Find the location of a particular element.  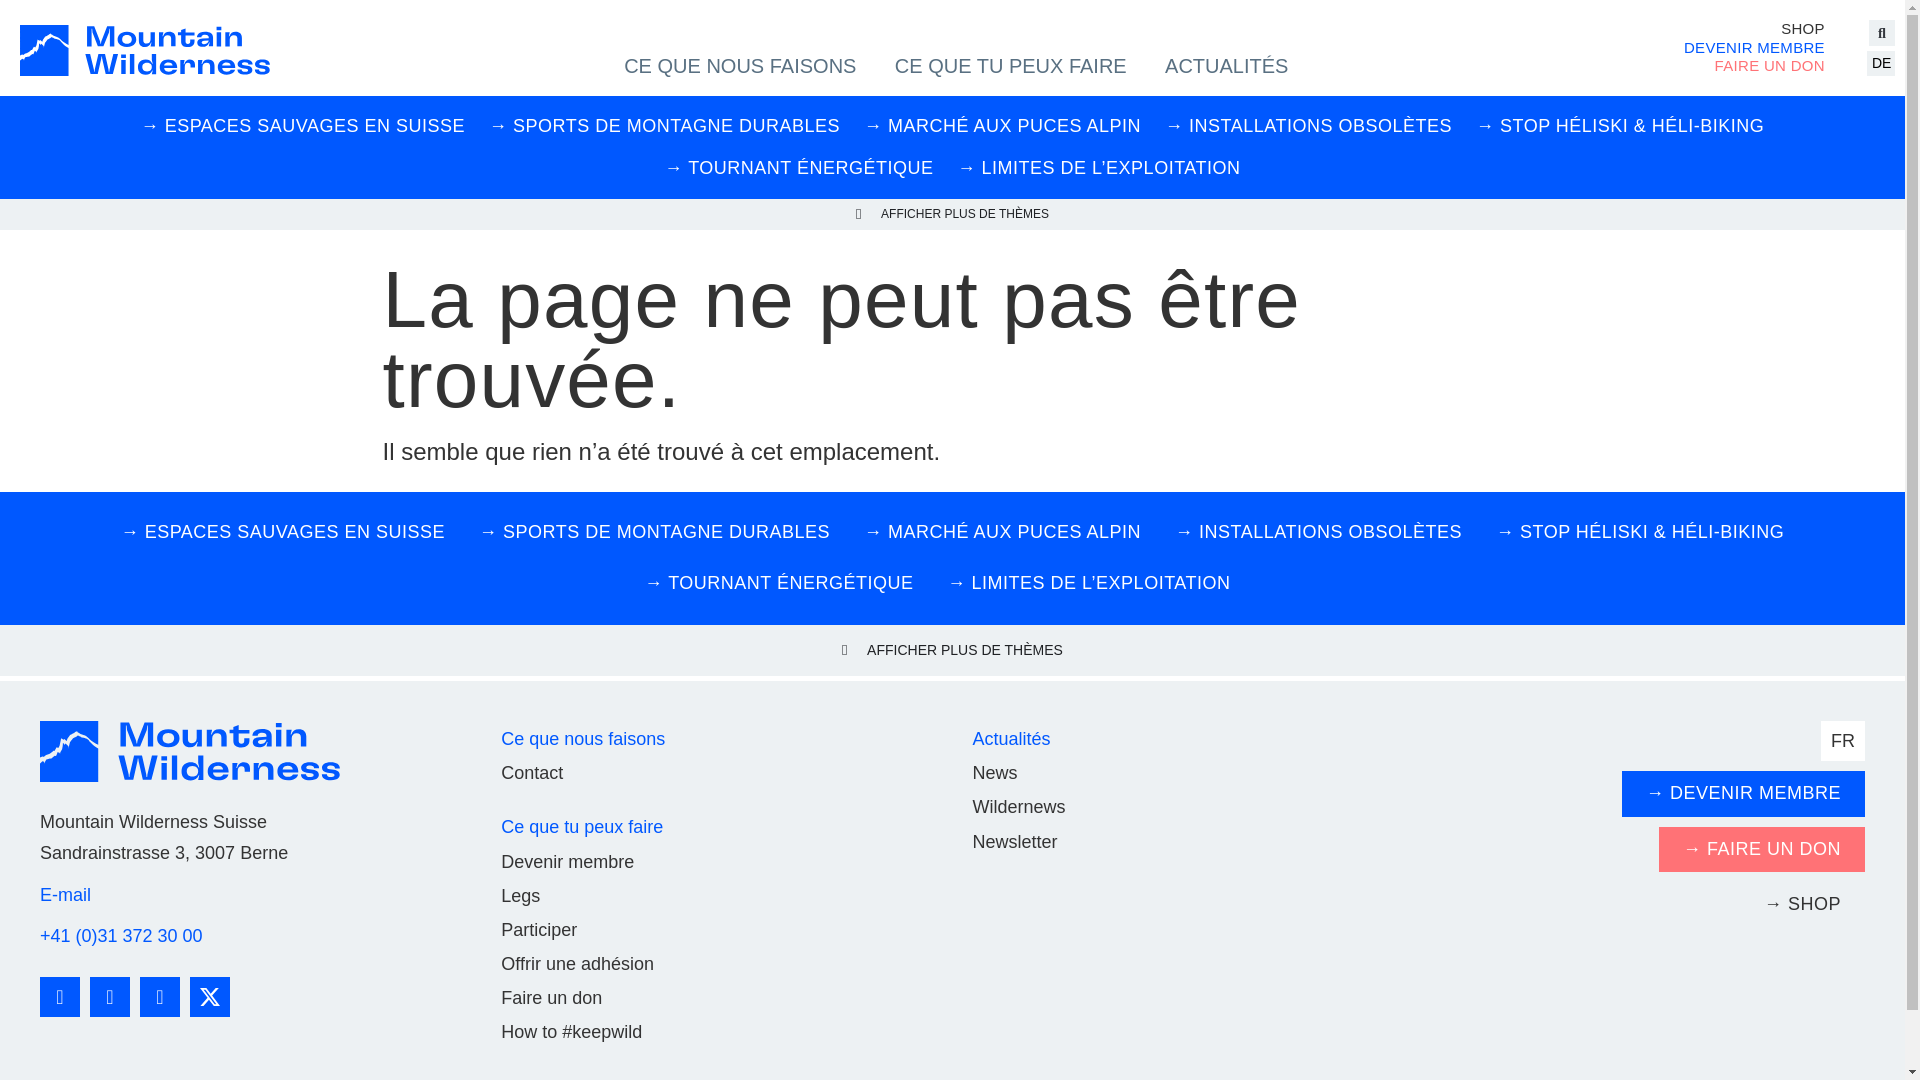

'FR' is located at coordinates (1842, 740).